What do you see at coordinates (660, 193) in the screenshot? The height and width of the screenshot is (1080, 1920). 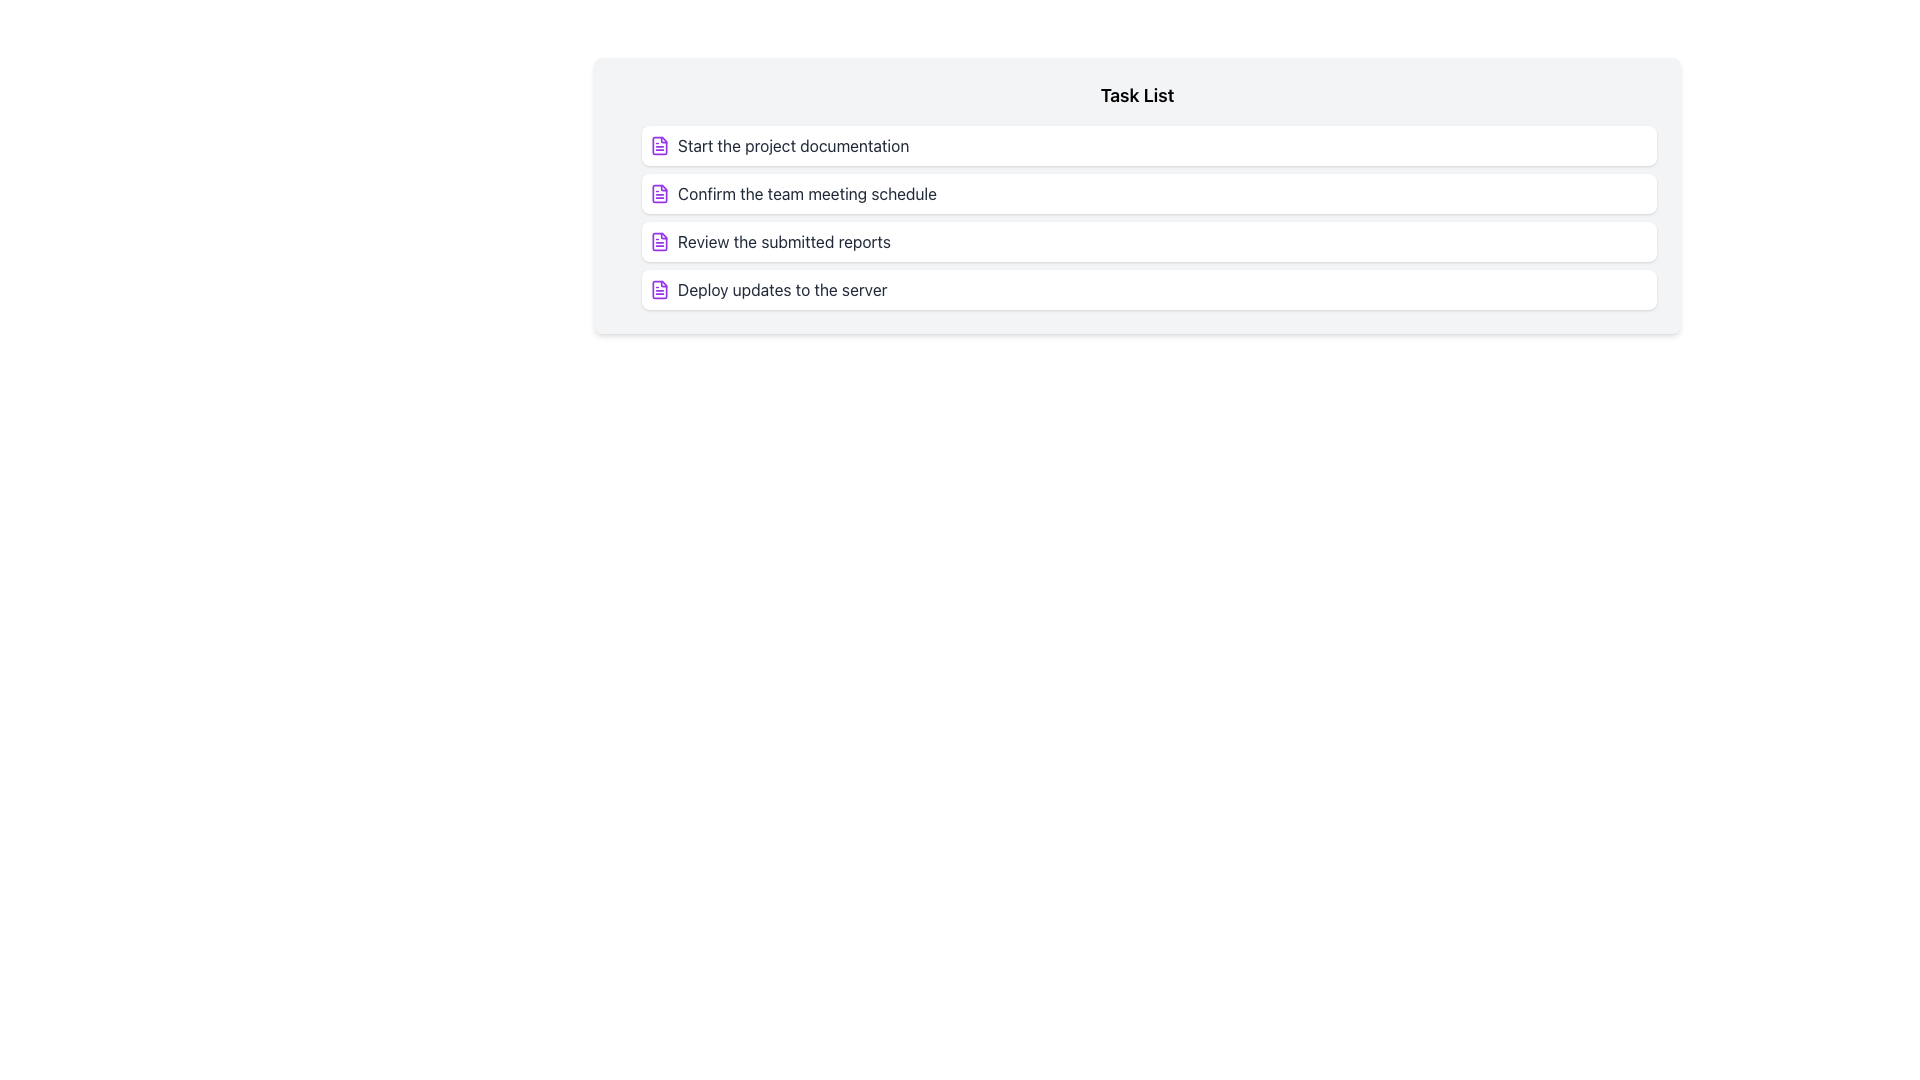 I see `the purple file document icon located to the left of the text 'Confirm the team meeting schedule' in the second item of the vertical task list` at bounding box center [660, 193].